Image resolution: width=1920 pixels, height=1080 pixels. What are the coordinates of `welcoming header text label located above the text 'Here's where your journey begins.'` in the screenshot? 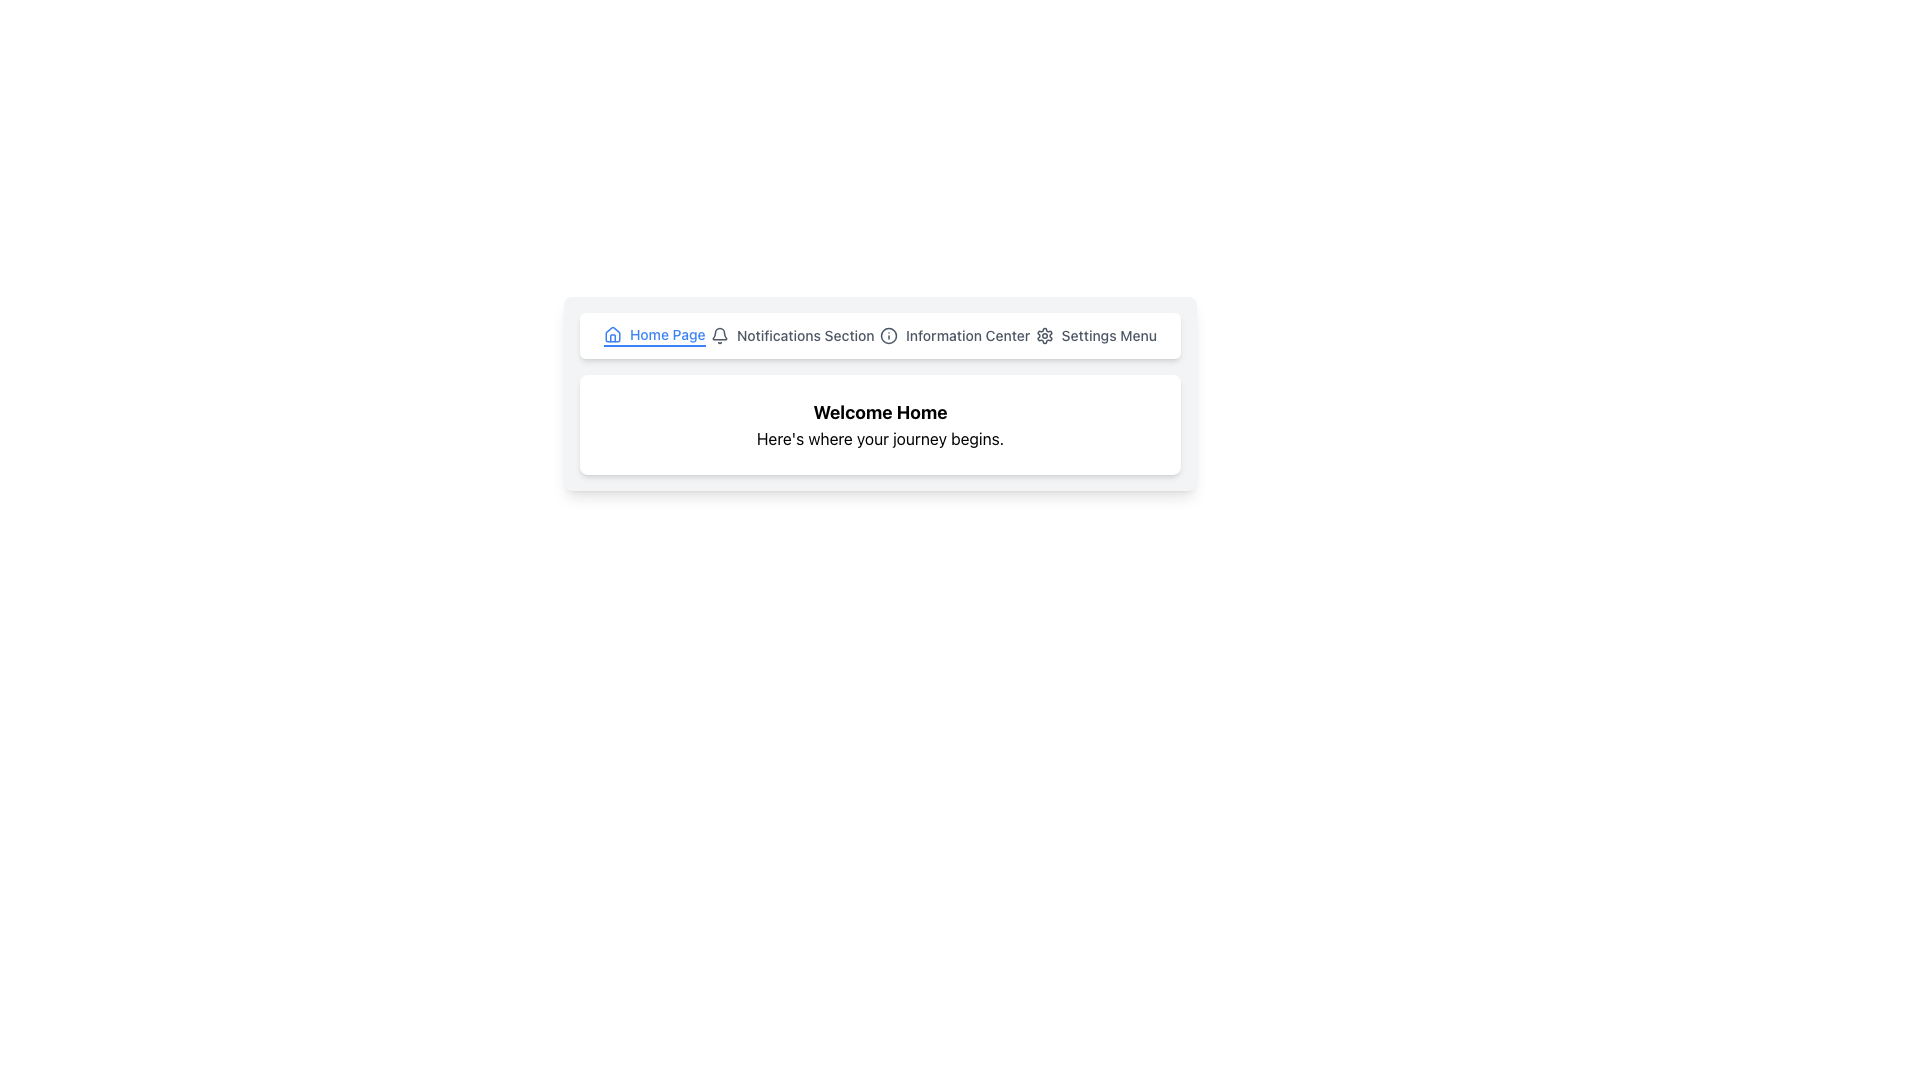 It's located at (880, 411).